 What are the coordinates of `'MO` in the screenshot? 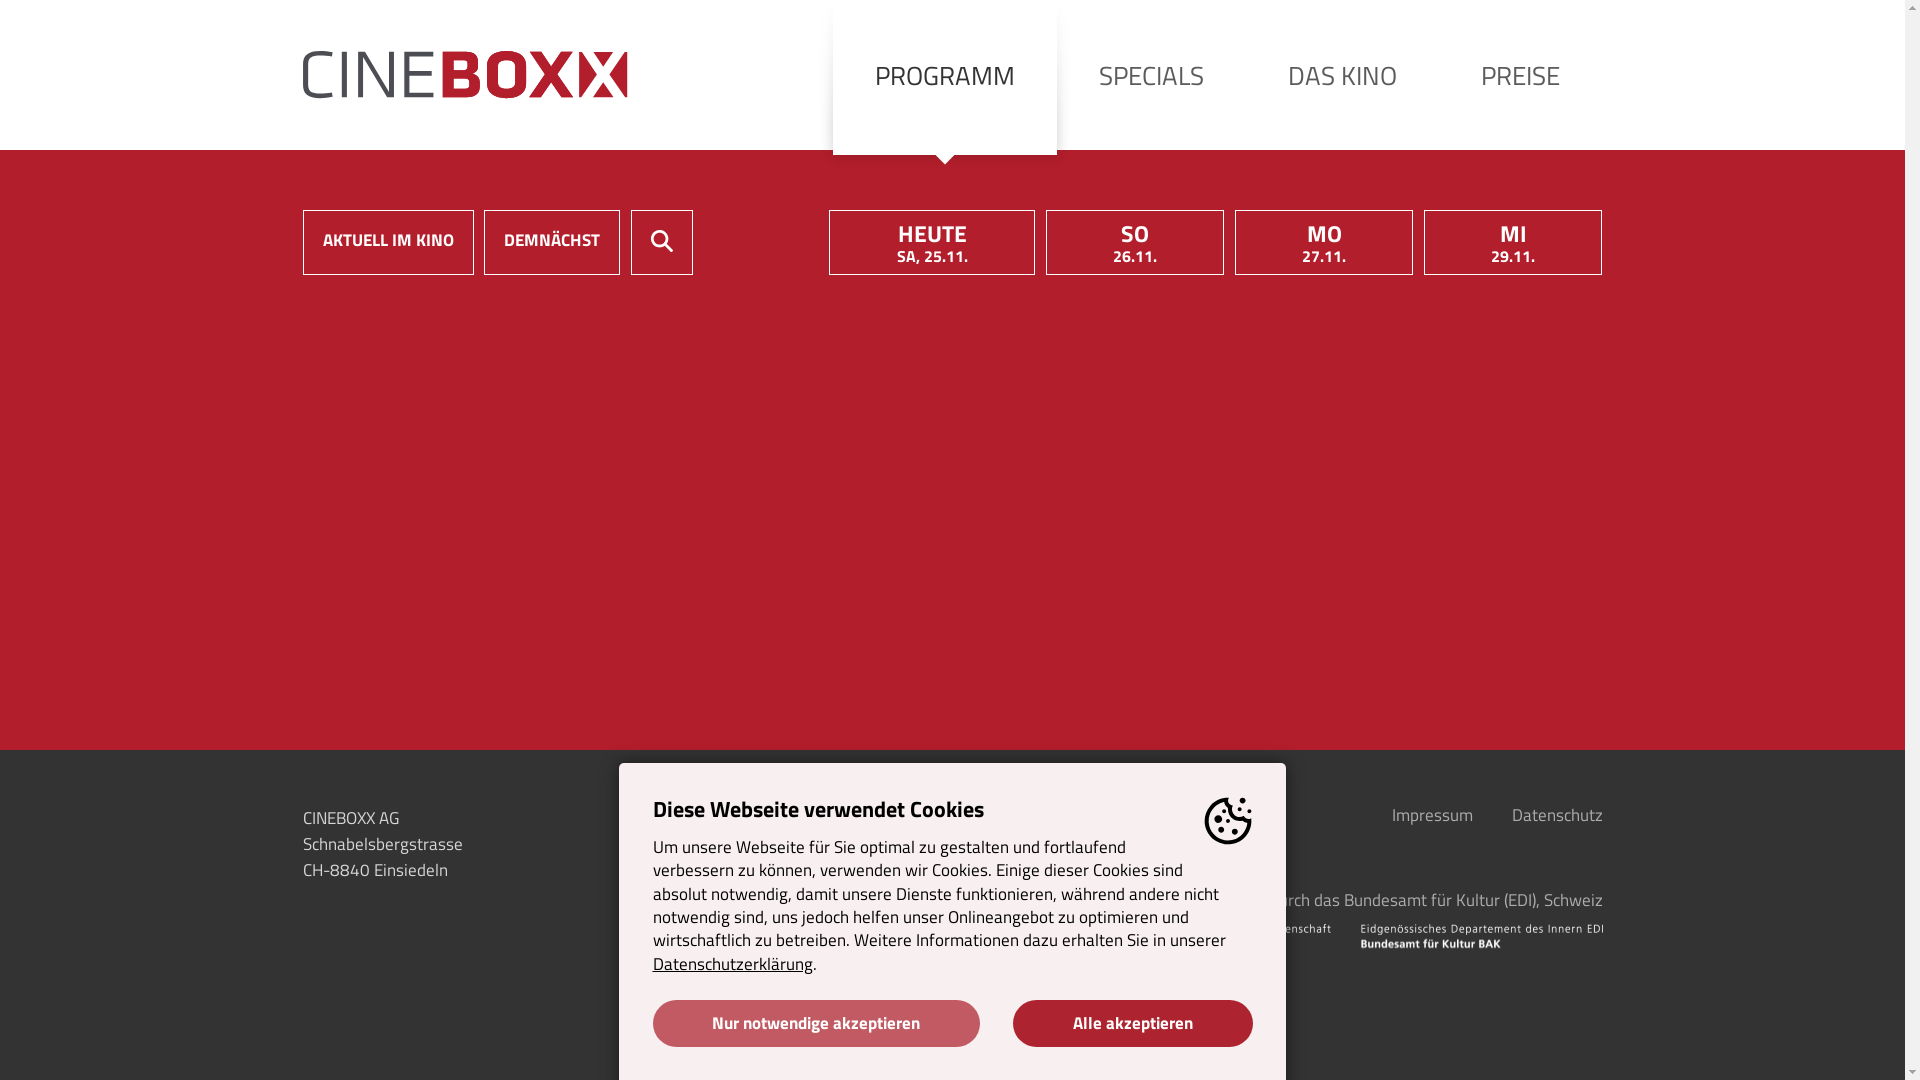 It's located at (1324, 241).